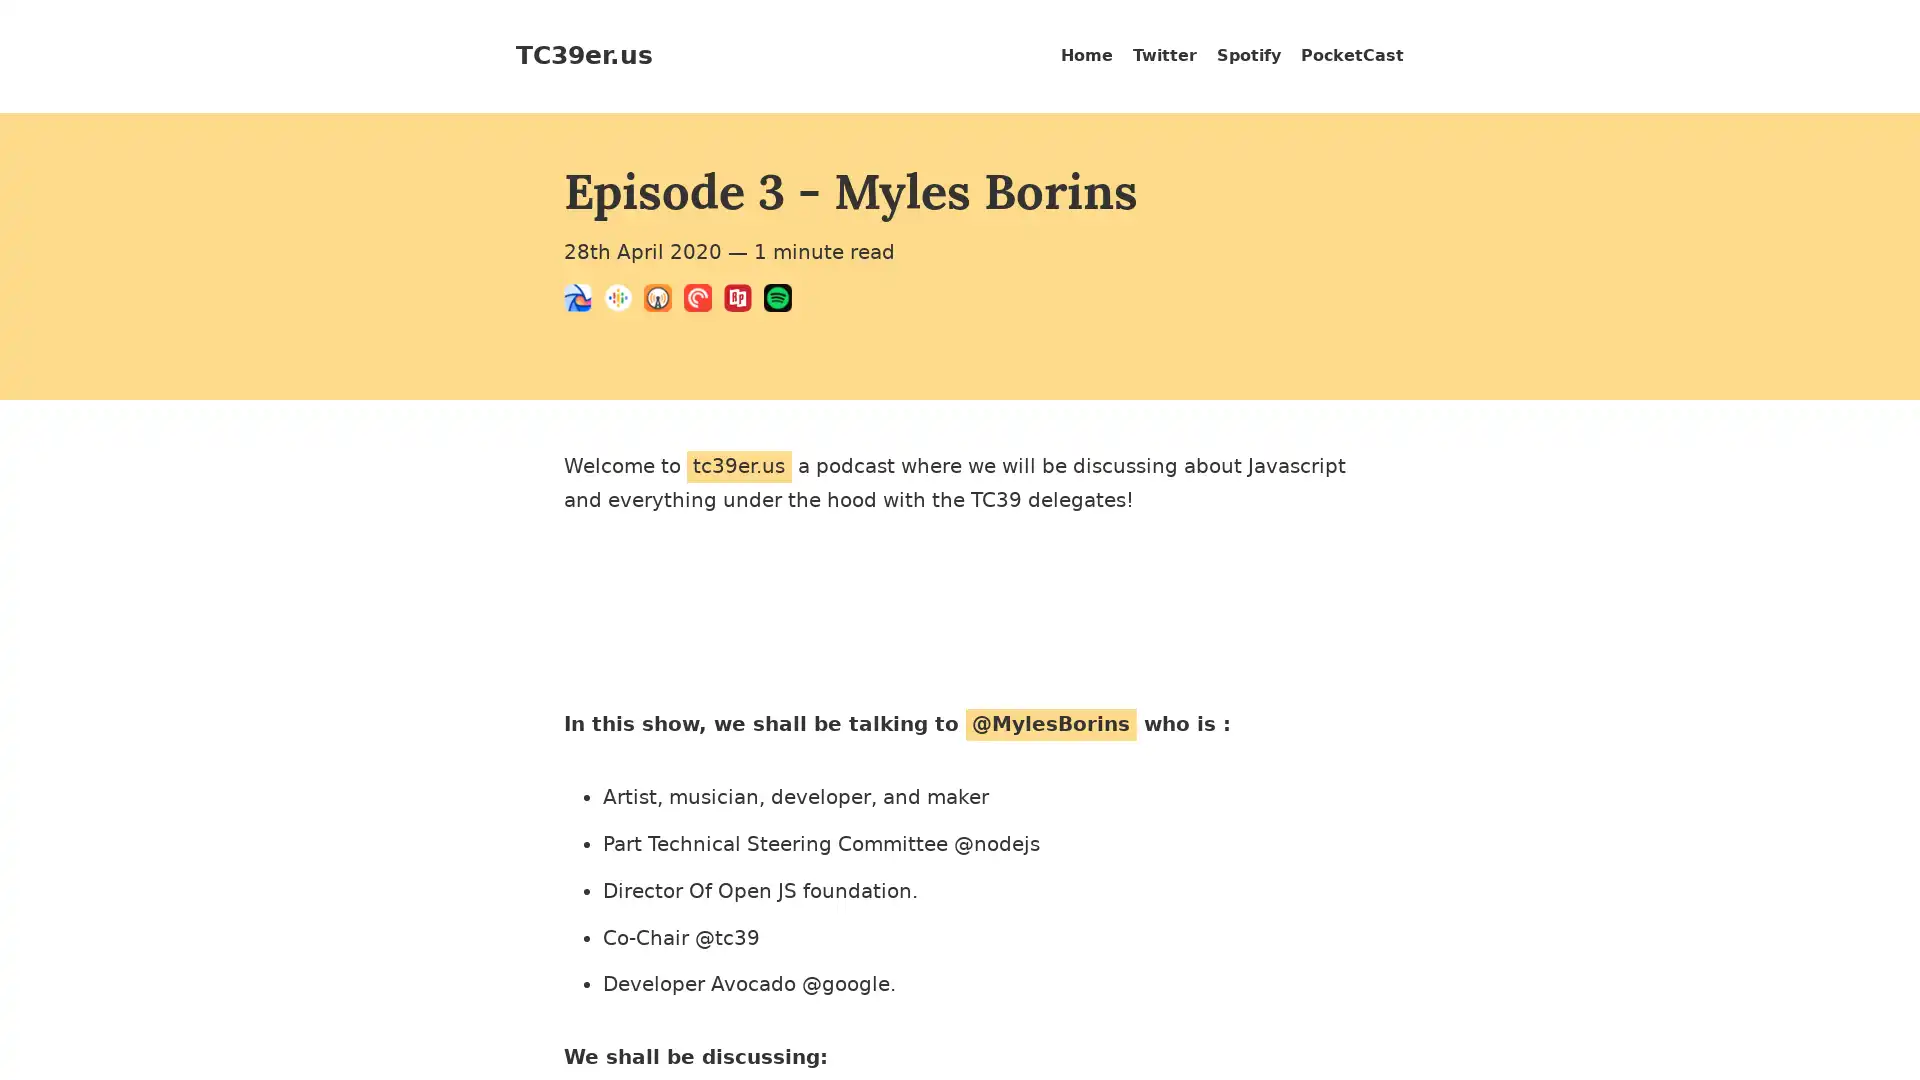  I want to click on Overcast Logo, so click(663, 301).